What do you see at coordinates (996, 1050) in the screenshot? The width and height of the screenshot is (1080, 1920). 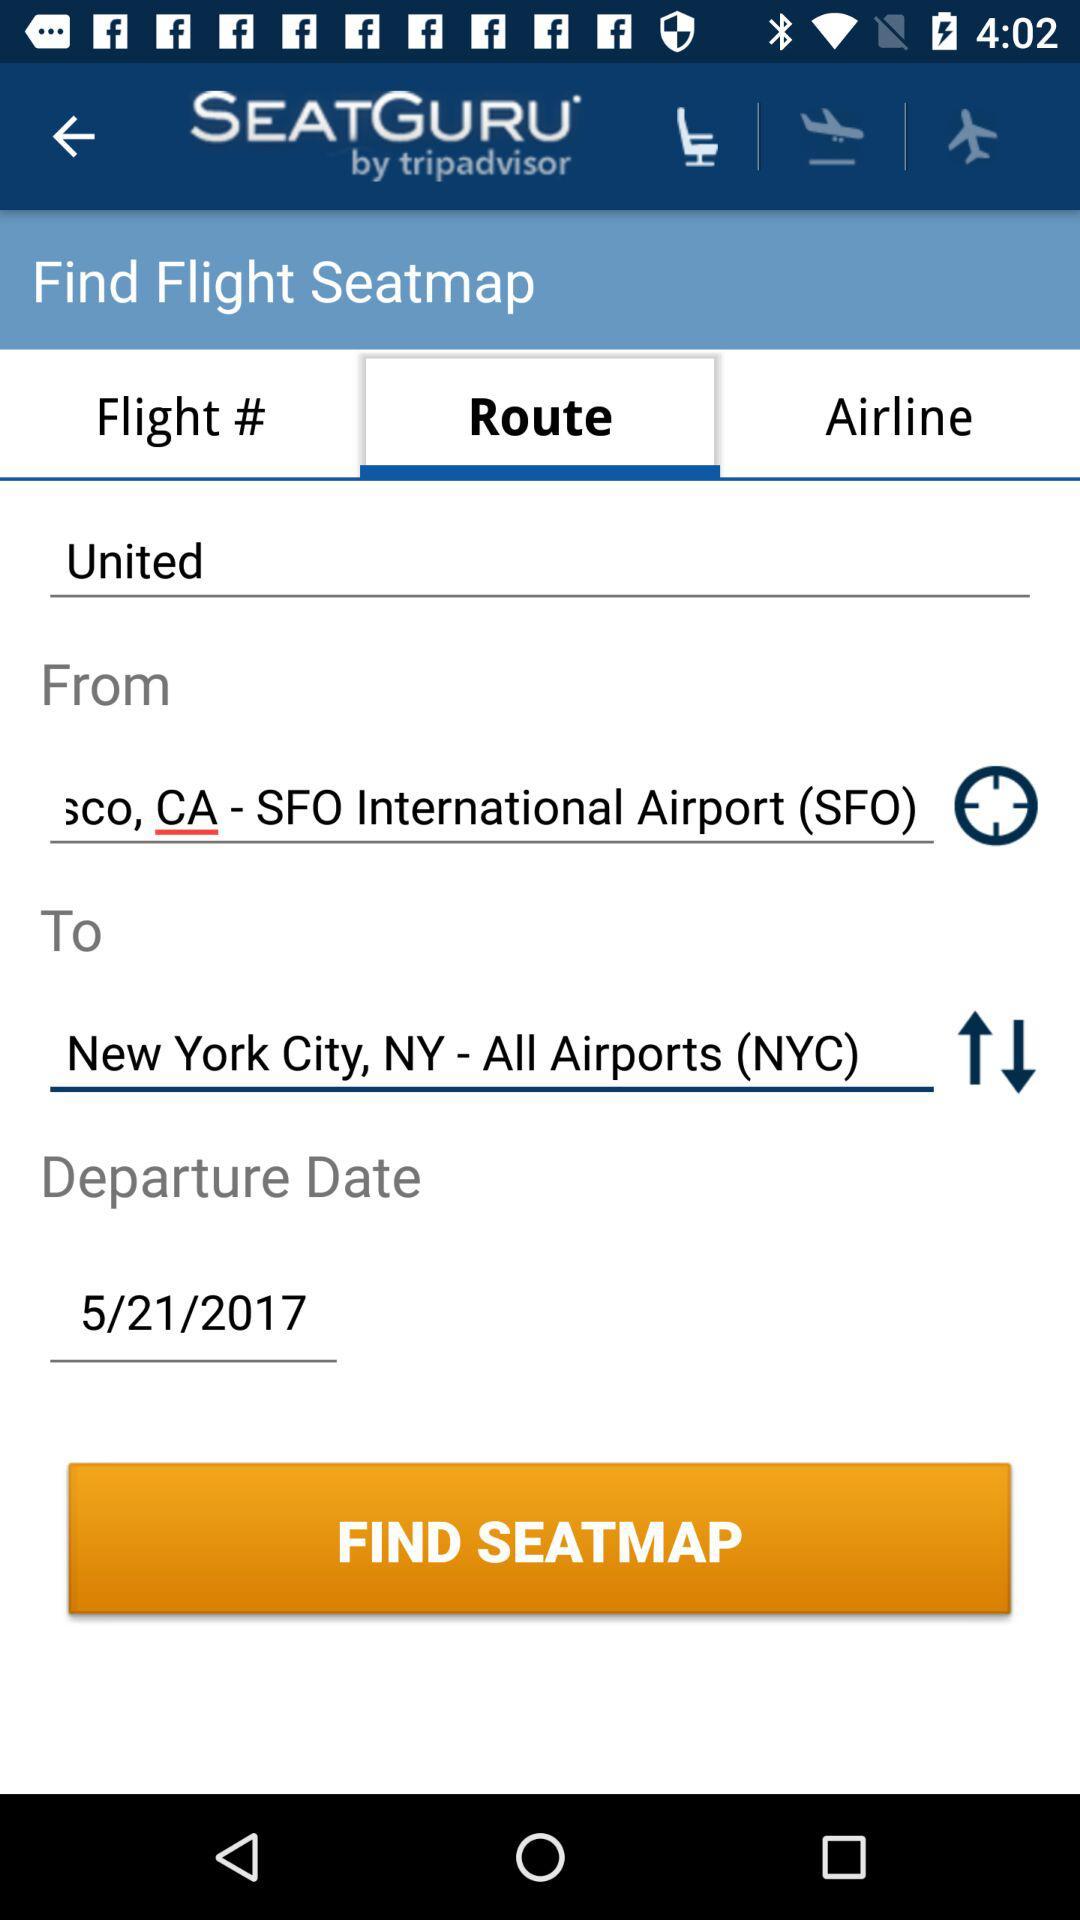 I see `the swap icon` at bounding box center [996, 1050].